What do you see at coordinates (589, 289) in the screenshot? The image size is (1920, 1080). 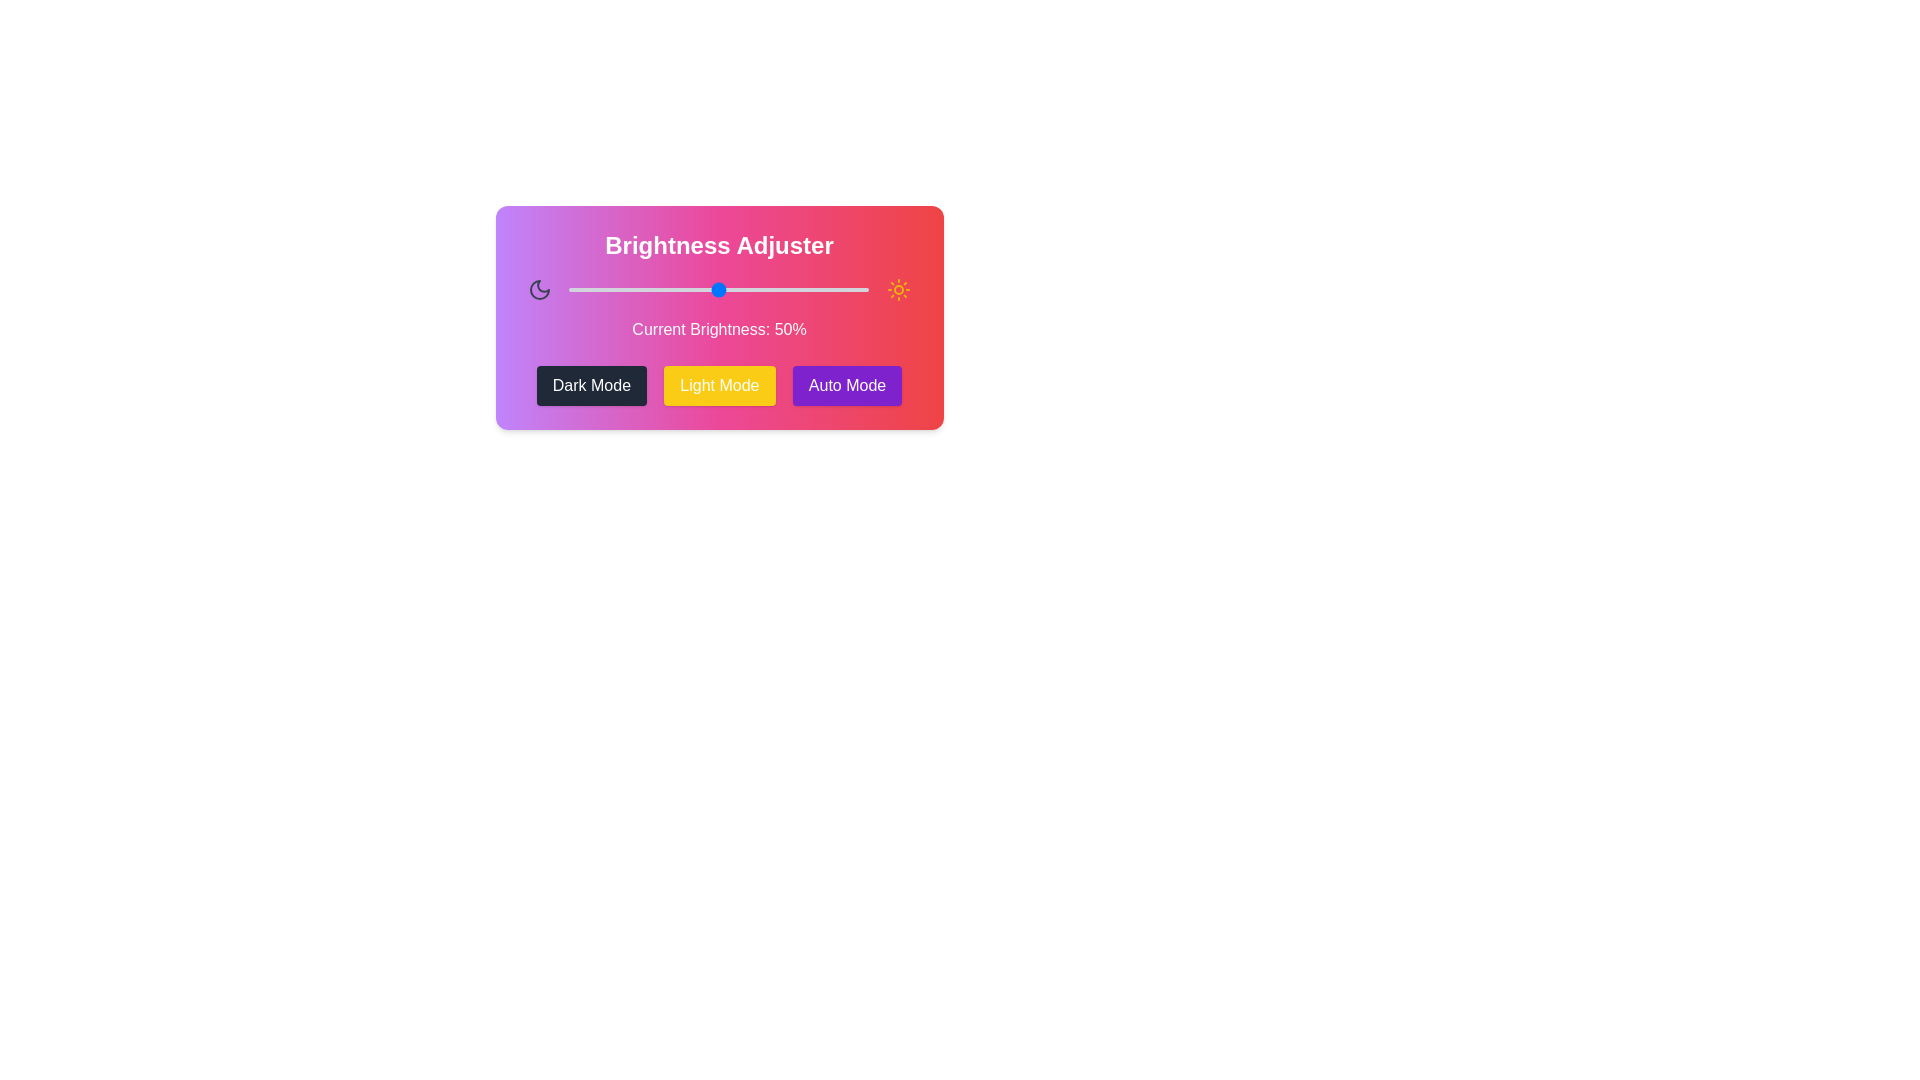 I see `the brightness to 7% by dragging the slider handle` at bounding box center [589, 289].